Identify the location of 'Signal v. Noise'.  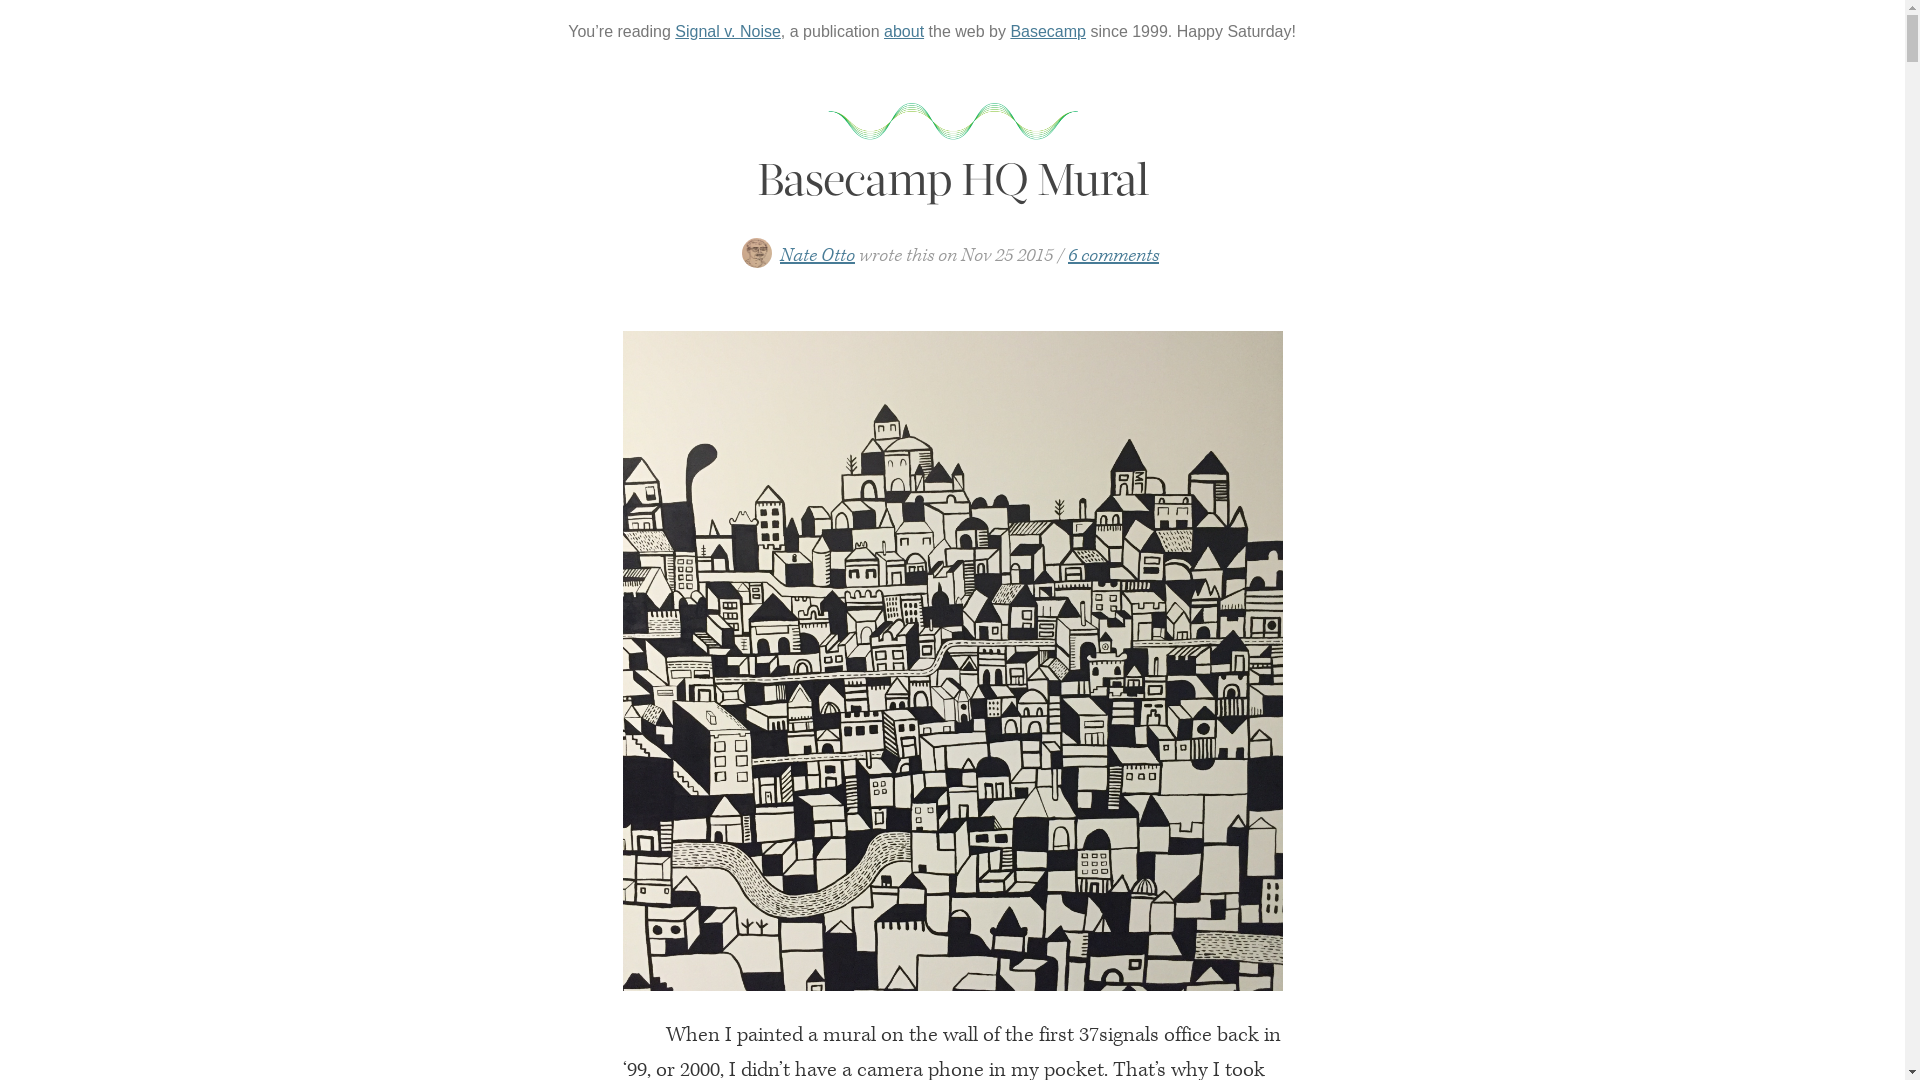
(727, 31).